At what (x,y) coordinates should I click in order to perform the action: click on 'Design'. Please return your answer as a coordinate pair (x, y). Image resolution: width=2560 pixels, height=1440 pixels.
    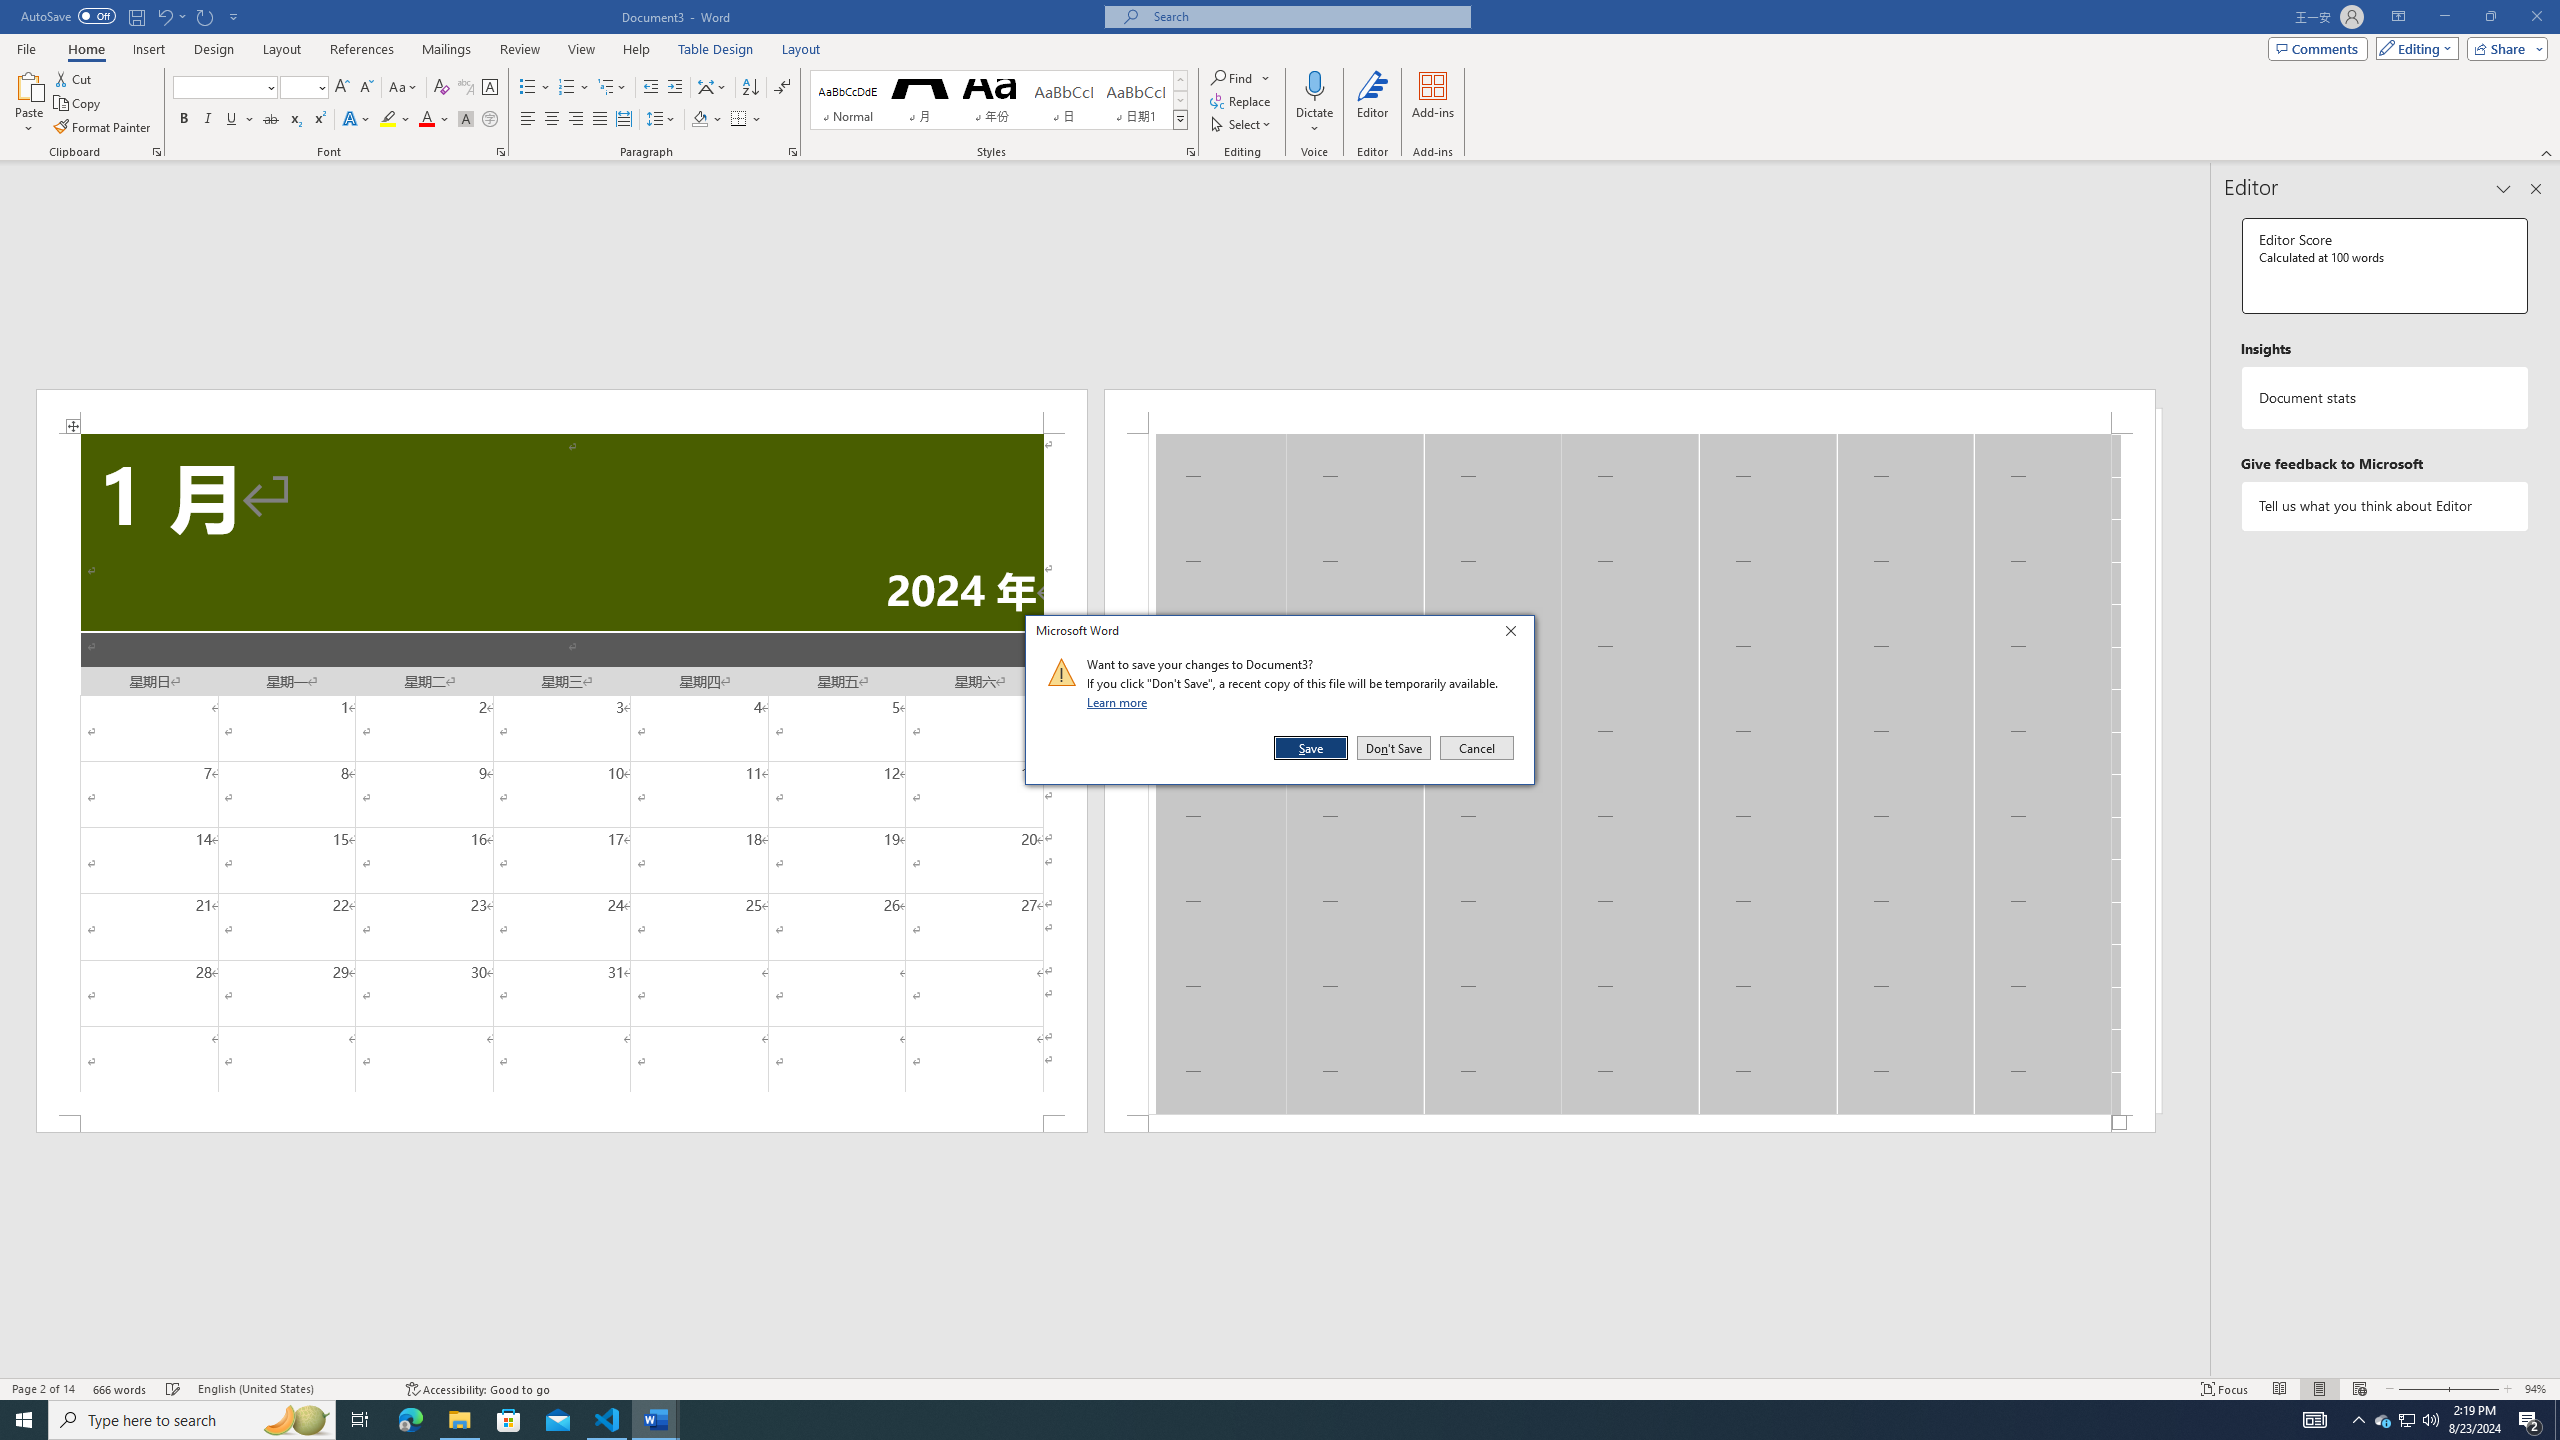
    Looking at the image, I should click on (215, 49).